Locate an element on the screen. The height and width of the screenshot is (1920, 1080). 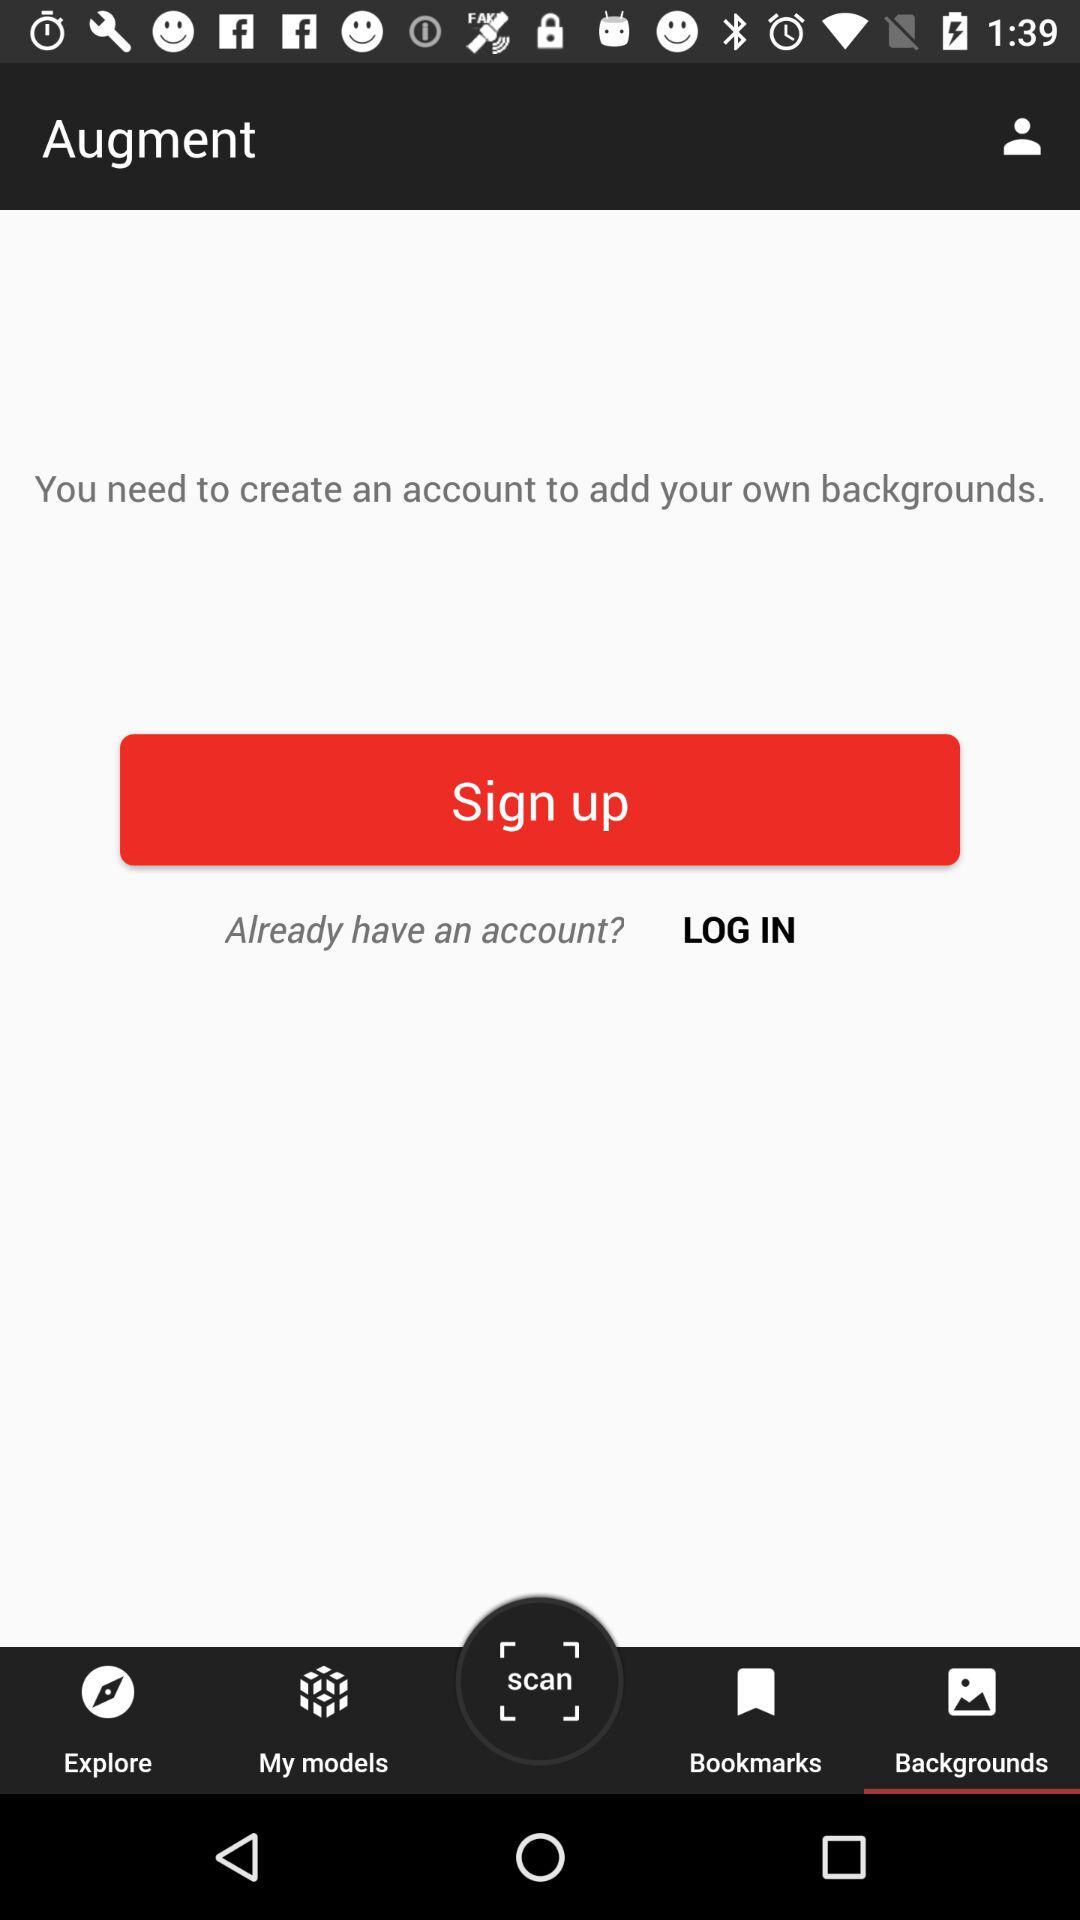
the icon to the left of the bookmarks is located at coordinates (538, 1688).